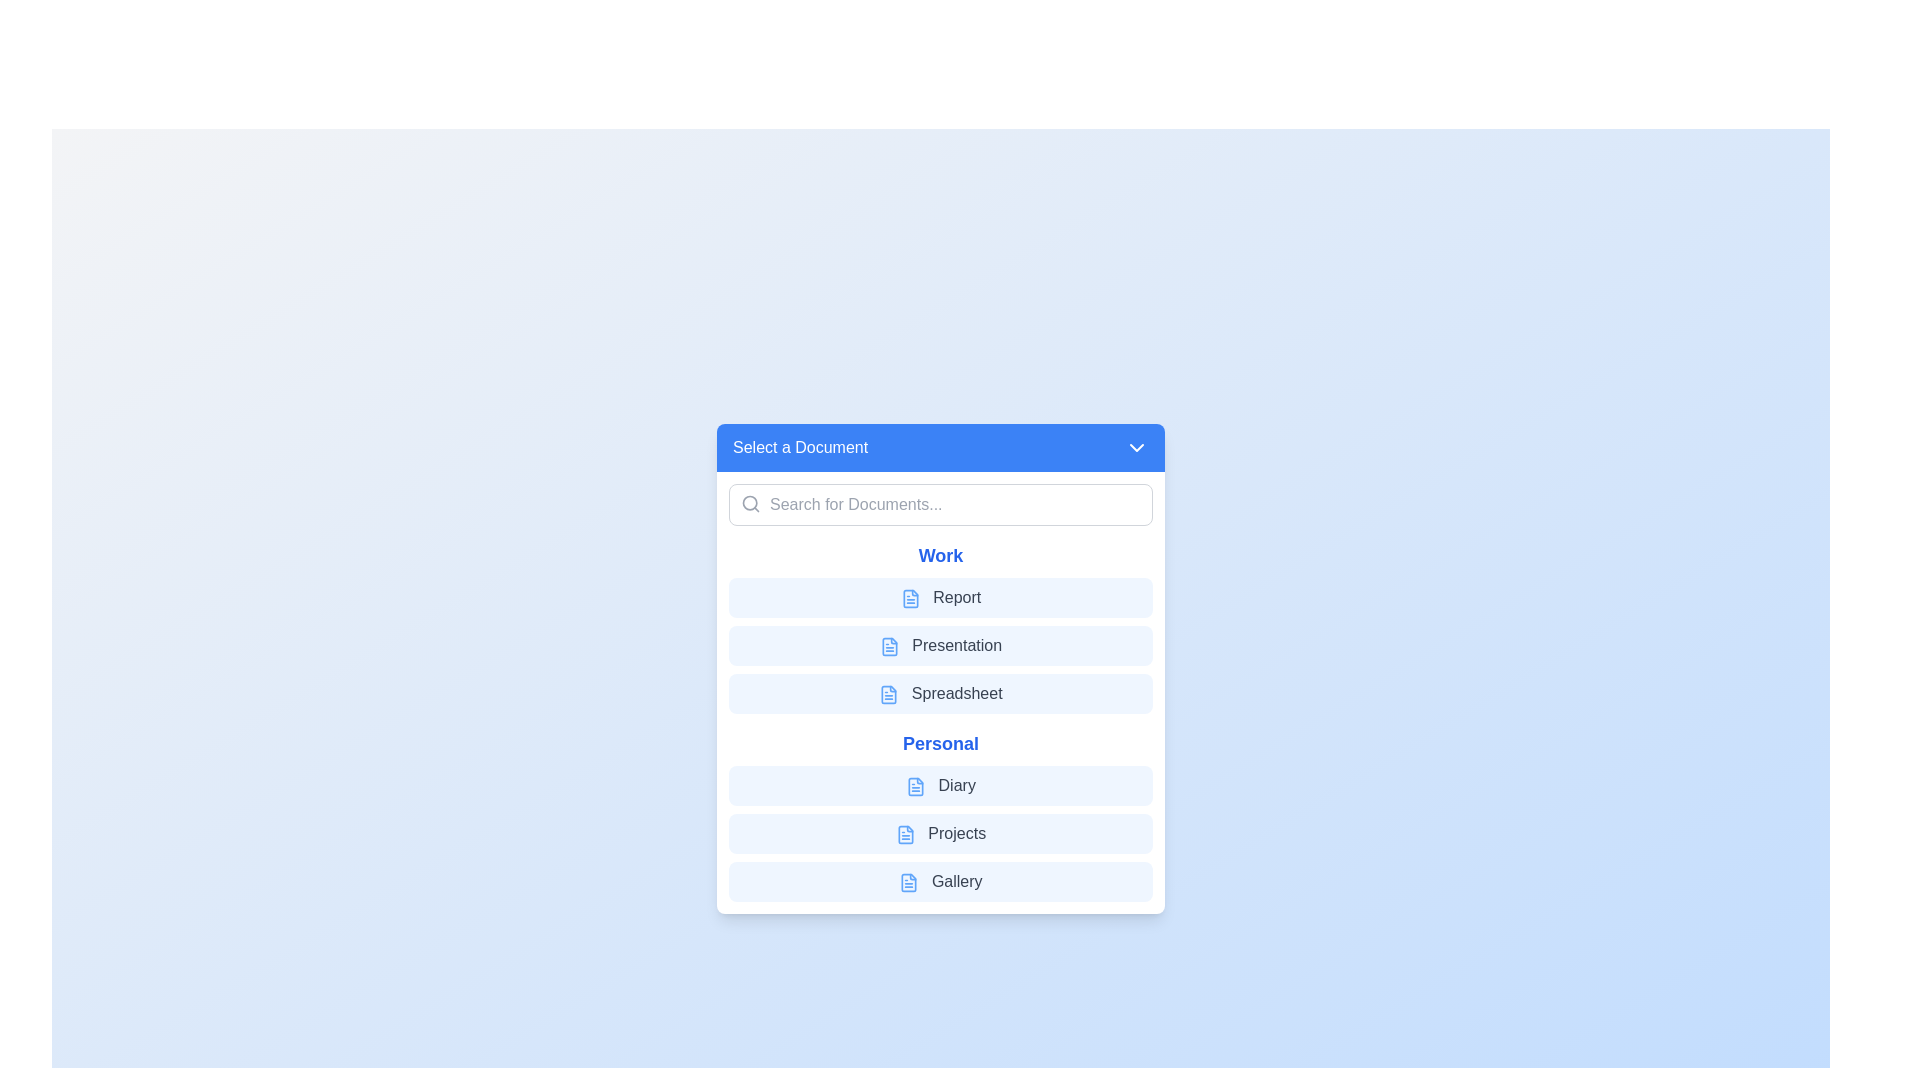  I want to click on the 'Diary' button located in the 'Personal' section of the document selection panel, which is the first option below 'Report', 'Presentation', and 'Spreadsheet', so click(939, 785).